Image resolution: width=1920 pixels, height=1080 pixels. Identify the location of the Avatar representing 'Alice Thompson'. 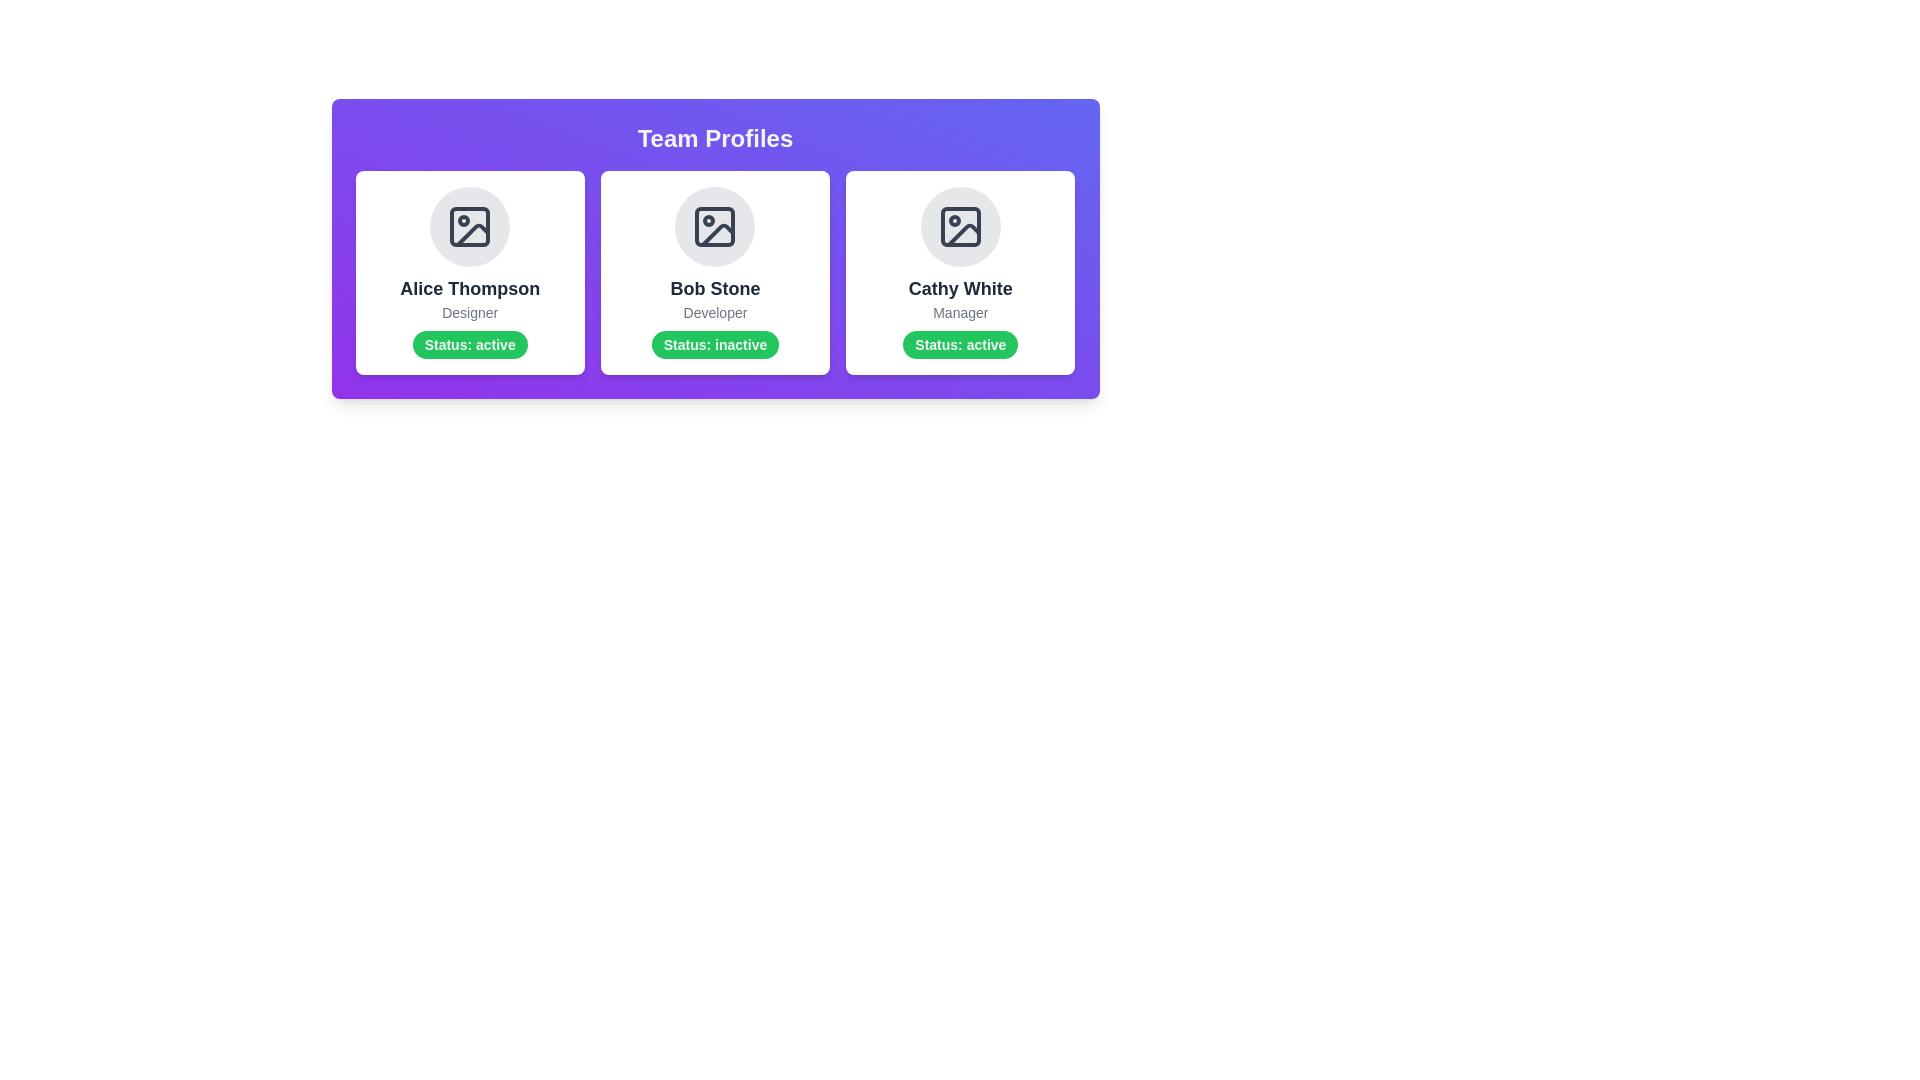
(469, 226).